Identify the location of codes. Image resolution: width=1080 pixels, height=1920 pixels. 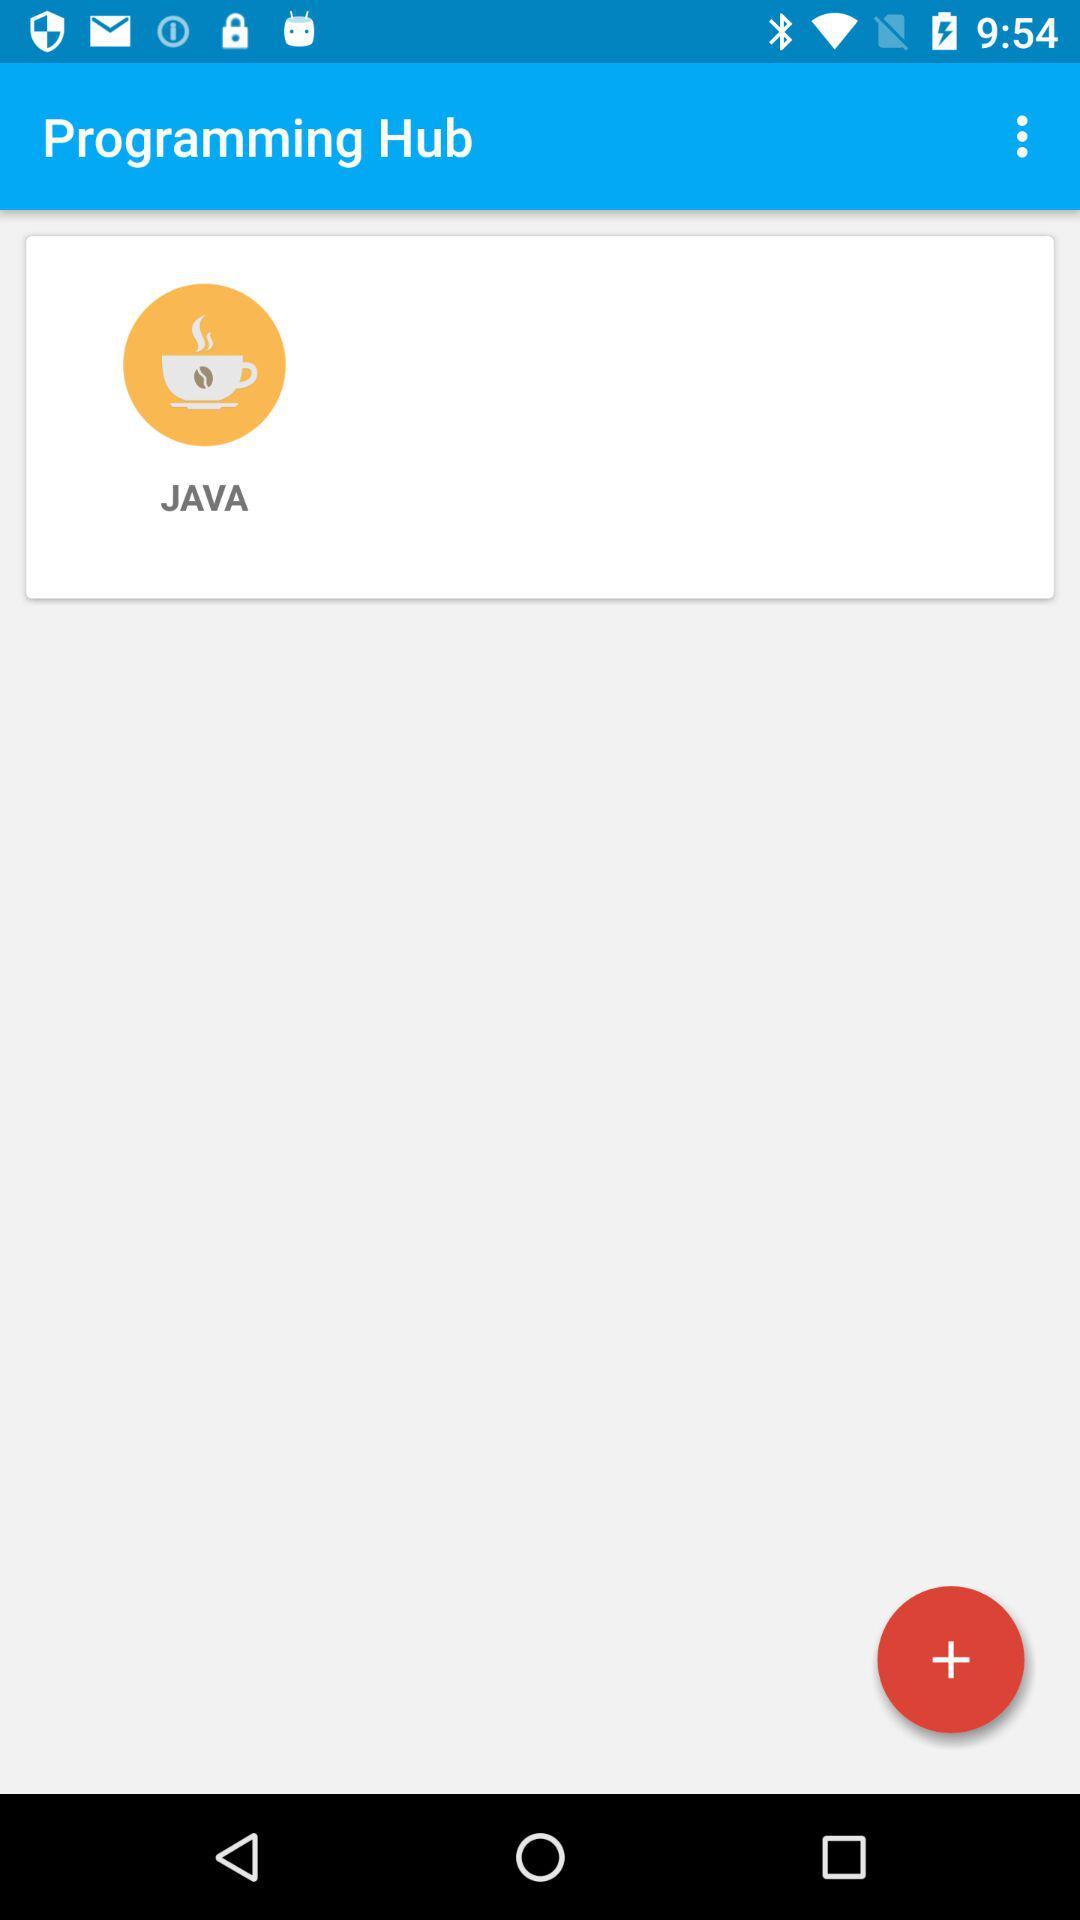
(950, 1659).